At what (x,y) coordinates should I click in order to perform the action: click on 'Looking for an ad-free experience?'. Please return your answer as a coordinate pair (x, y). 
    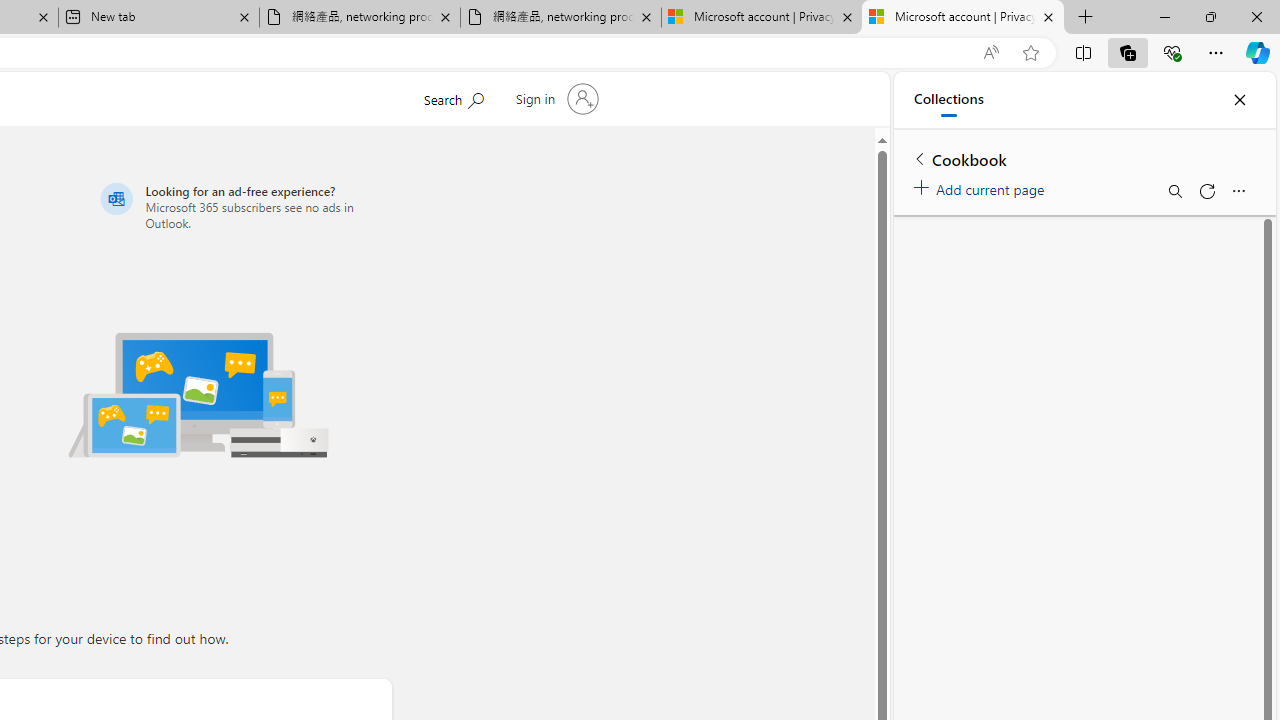
    Looking at the image, I should click on (242, 206).